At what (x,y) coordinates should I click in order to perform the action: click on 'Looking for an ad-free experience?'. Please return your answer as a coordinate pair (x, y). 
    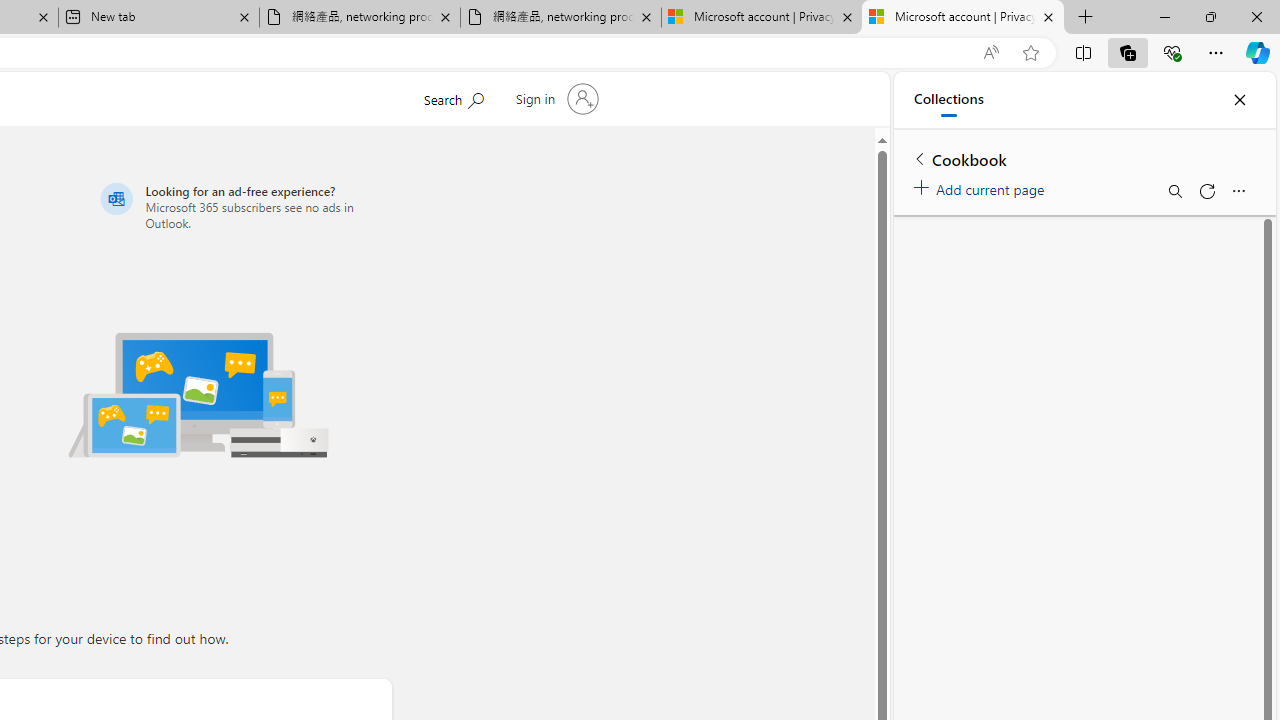
    Looking at the image, I should click on (242, 206).